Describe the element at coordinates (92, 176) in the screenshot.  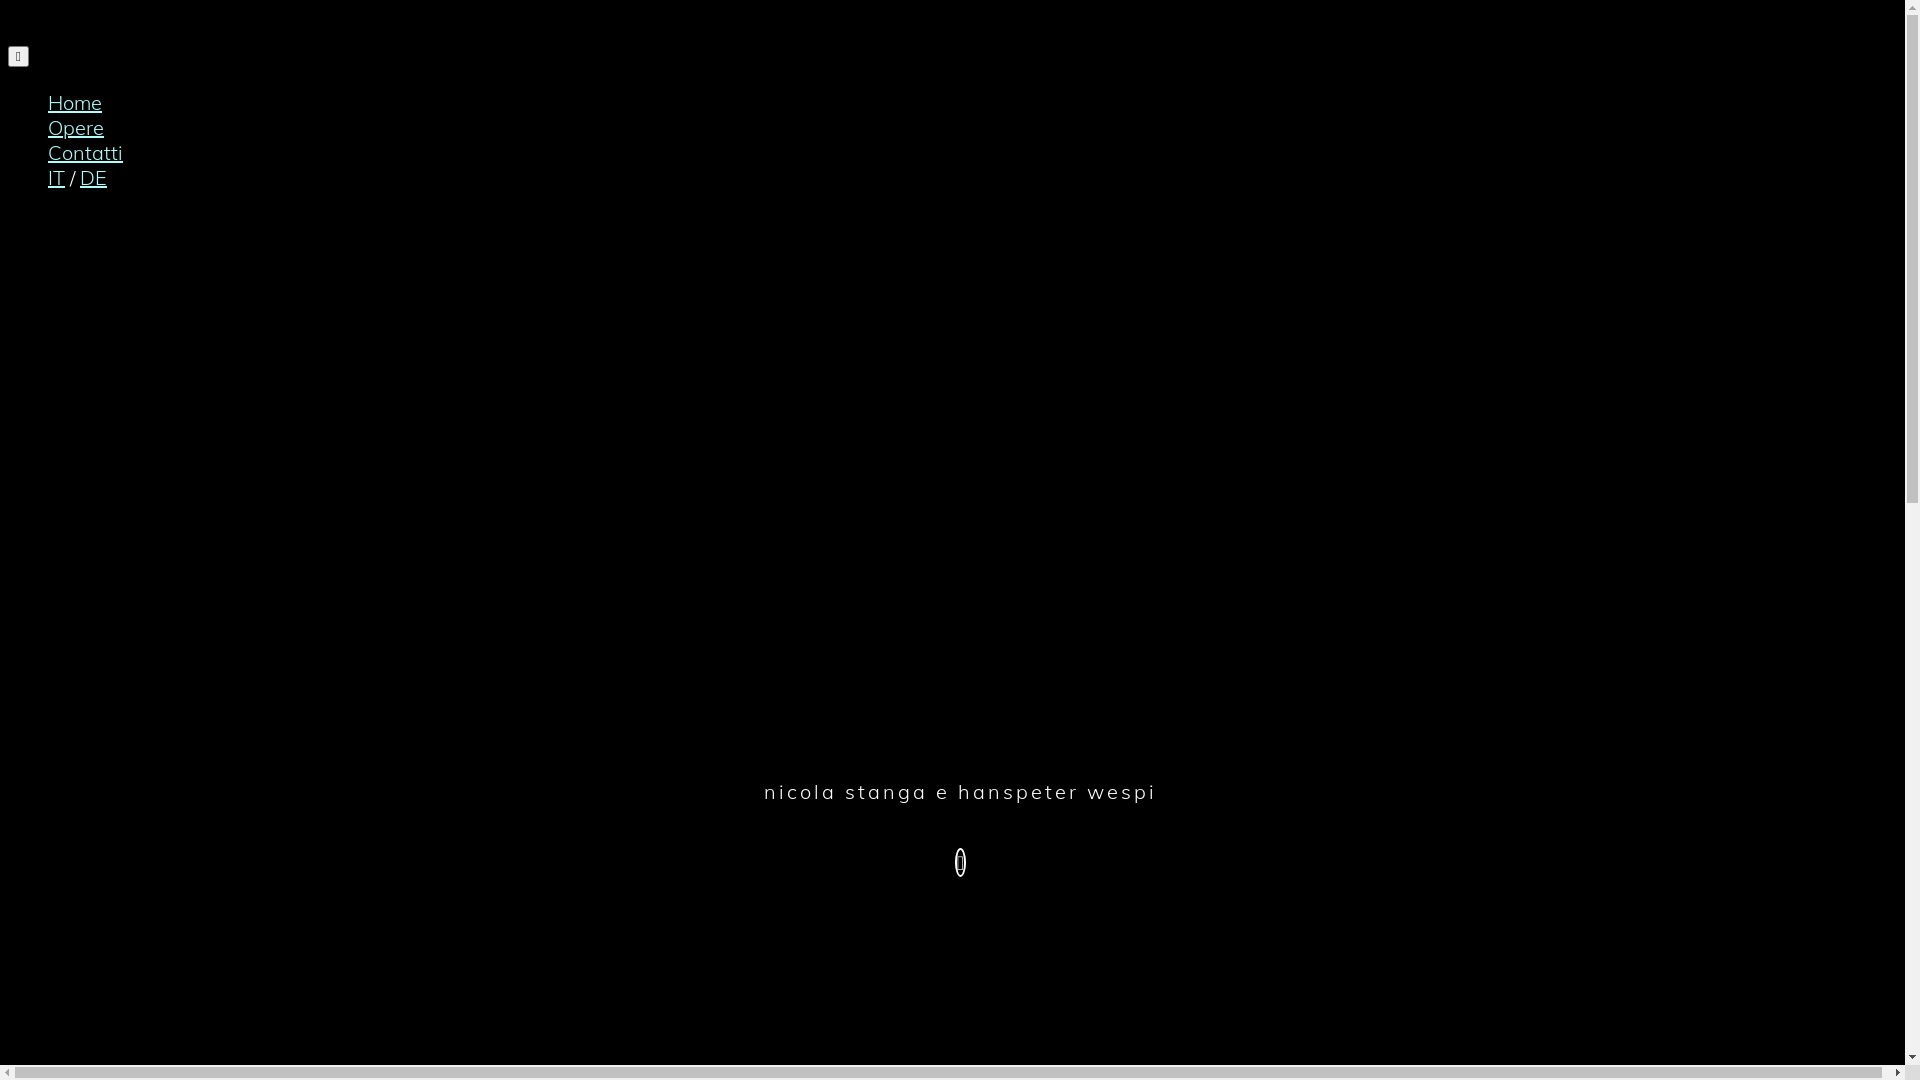
I see `'DE'` at that location.